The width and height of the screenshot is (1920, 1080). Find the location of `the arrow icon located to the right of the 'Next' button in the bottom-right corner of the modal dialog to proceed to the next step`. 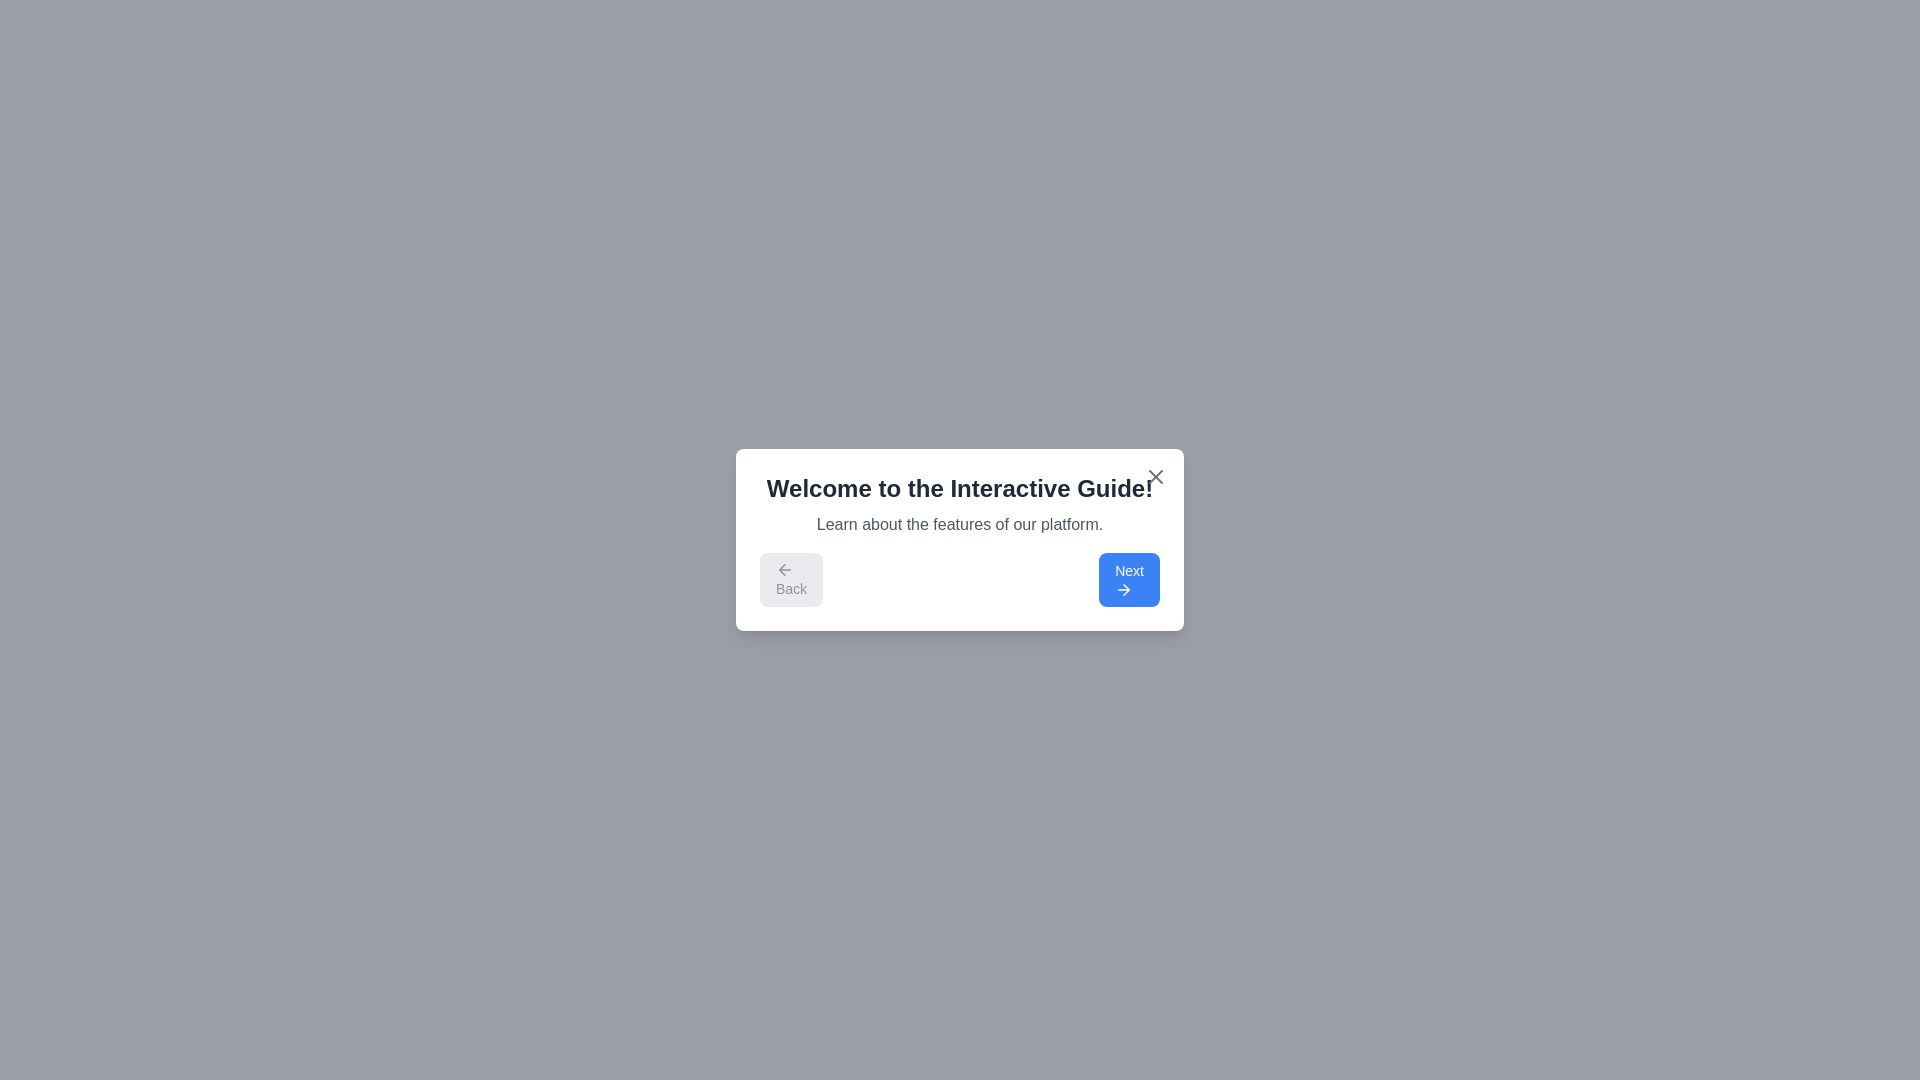

the arrow icon located to the right of the 'Next' button in the bottom-right corner of the modal dialog to proceed to the next step is located at coordinates (1123, 589).